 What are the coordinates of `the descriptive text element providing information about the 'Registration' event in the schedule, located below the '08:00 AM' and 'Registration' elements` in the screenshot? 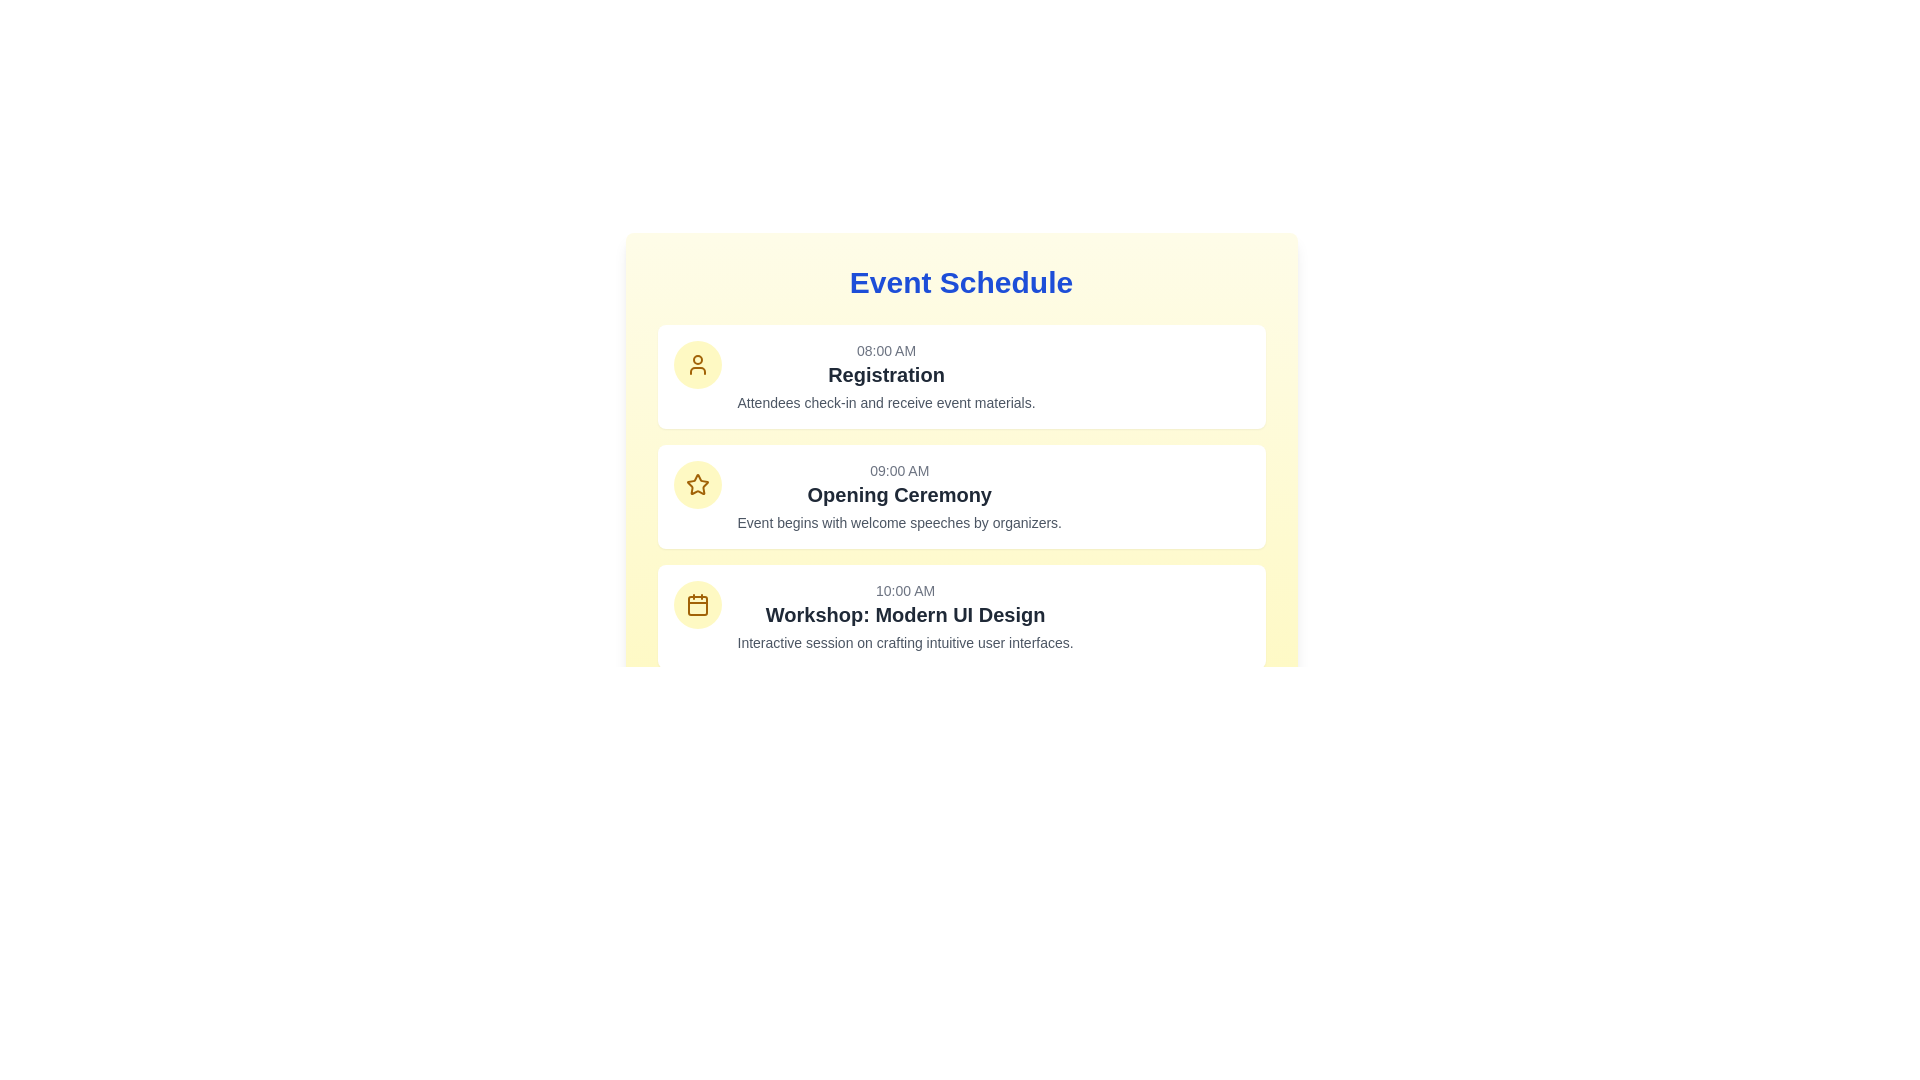 It's located at (885, 402).